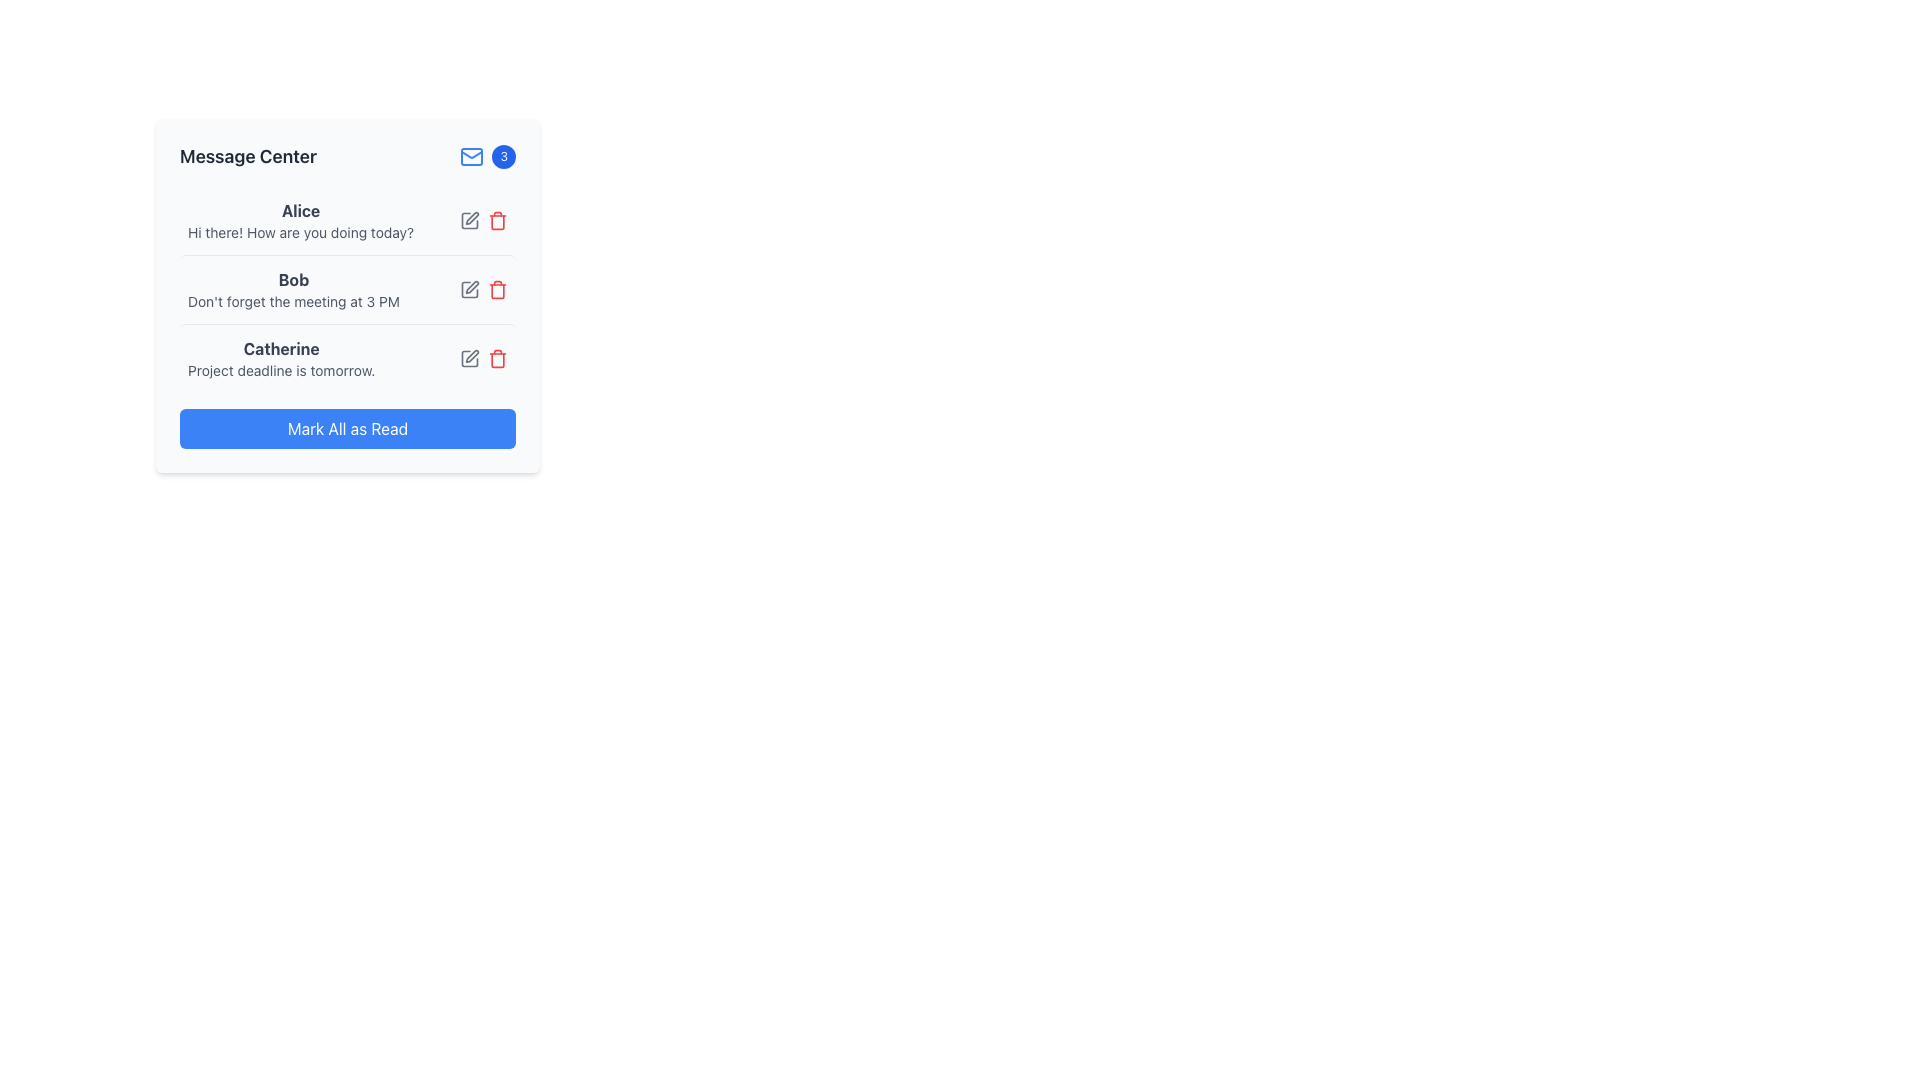 The width and height of the screenshot is (1920, 1080). What do you see at coordinates (471, 156) in the screenshot?
I see `the blue mail icon, which is an envelope located in the top-right quadrant of the 'Message Center' header, to the left of the notification badge displaying the number '3'` at bounding box center [471, 156].